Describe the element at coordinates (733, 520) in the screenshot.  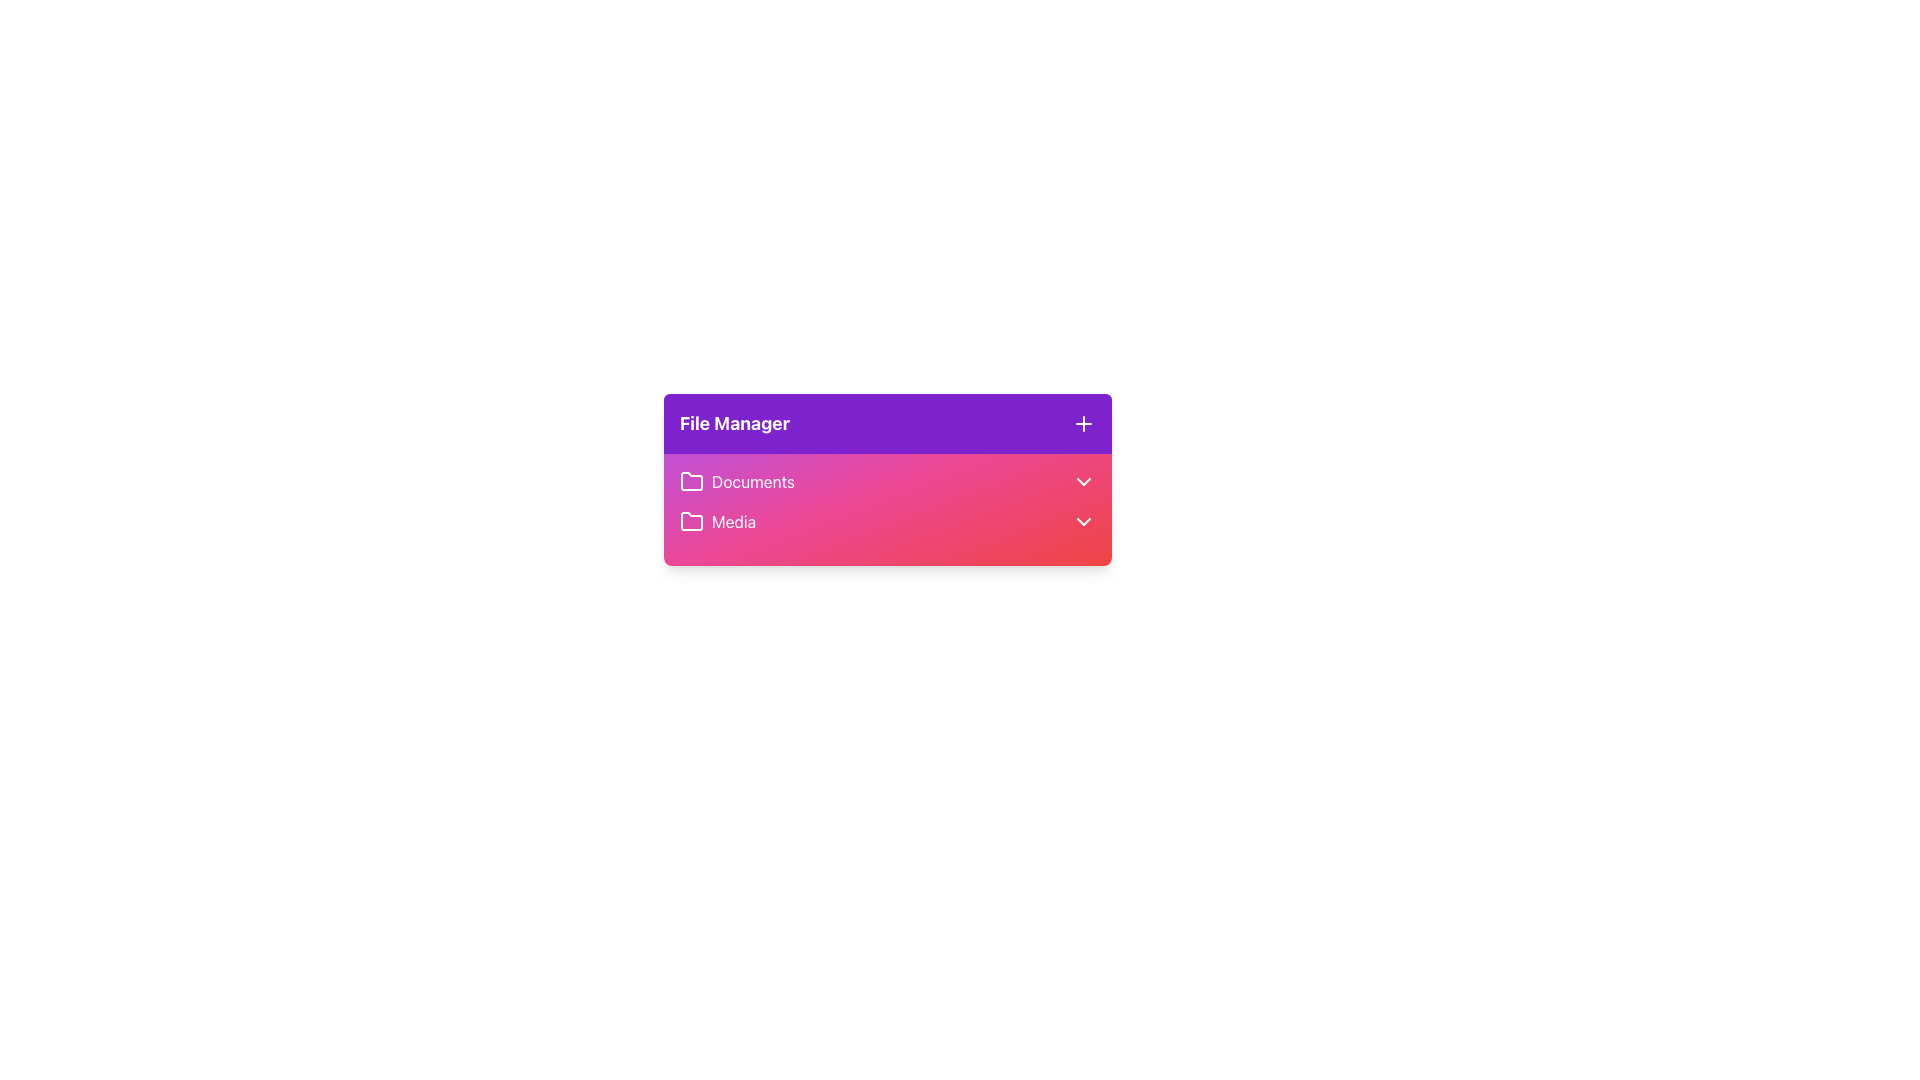
I see `the 'Media' text label, which is the second item in a vertical list within a card layout` at that location.